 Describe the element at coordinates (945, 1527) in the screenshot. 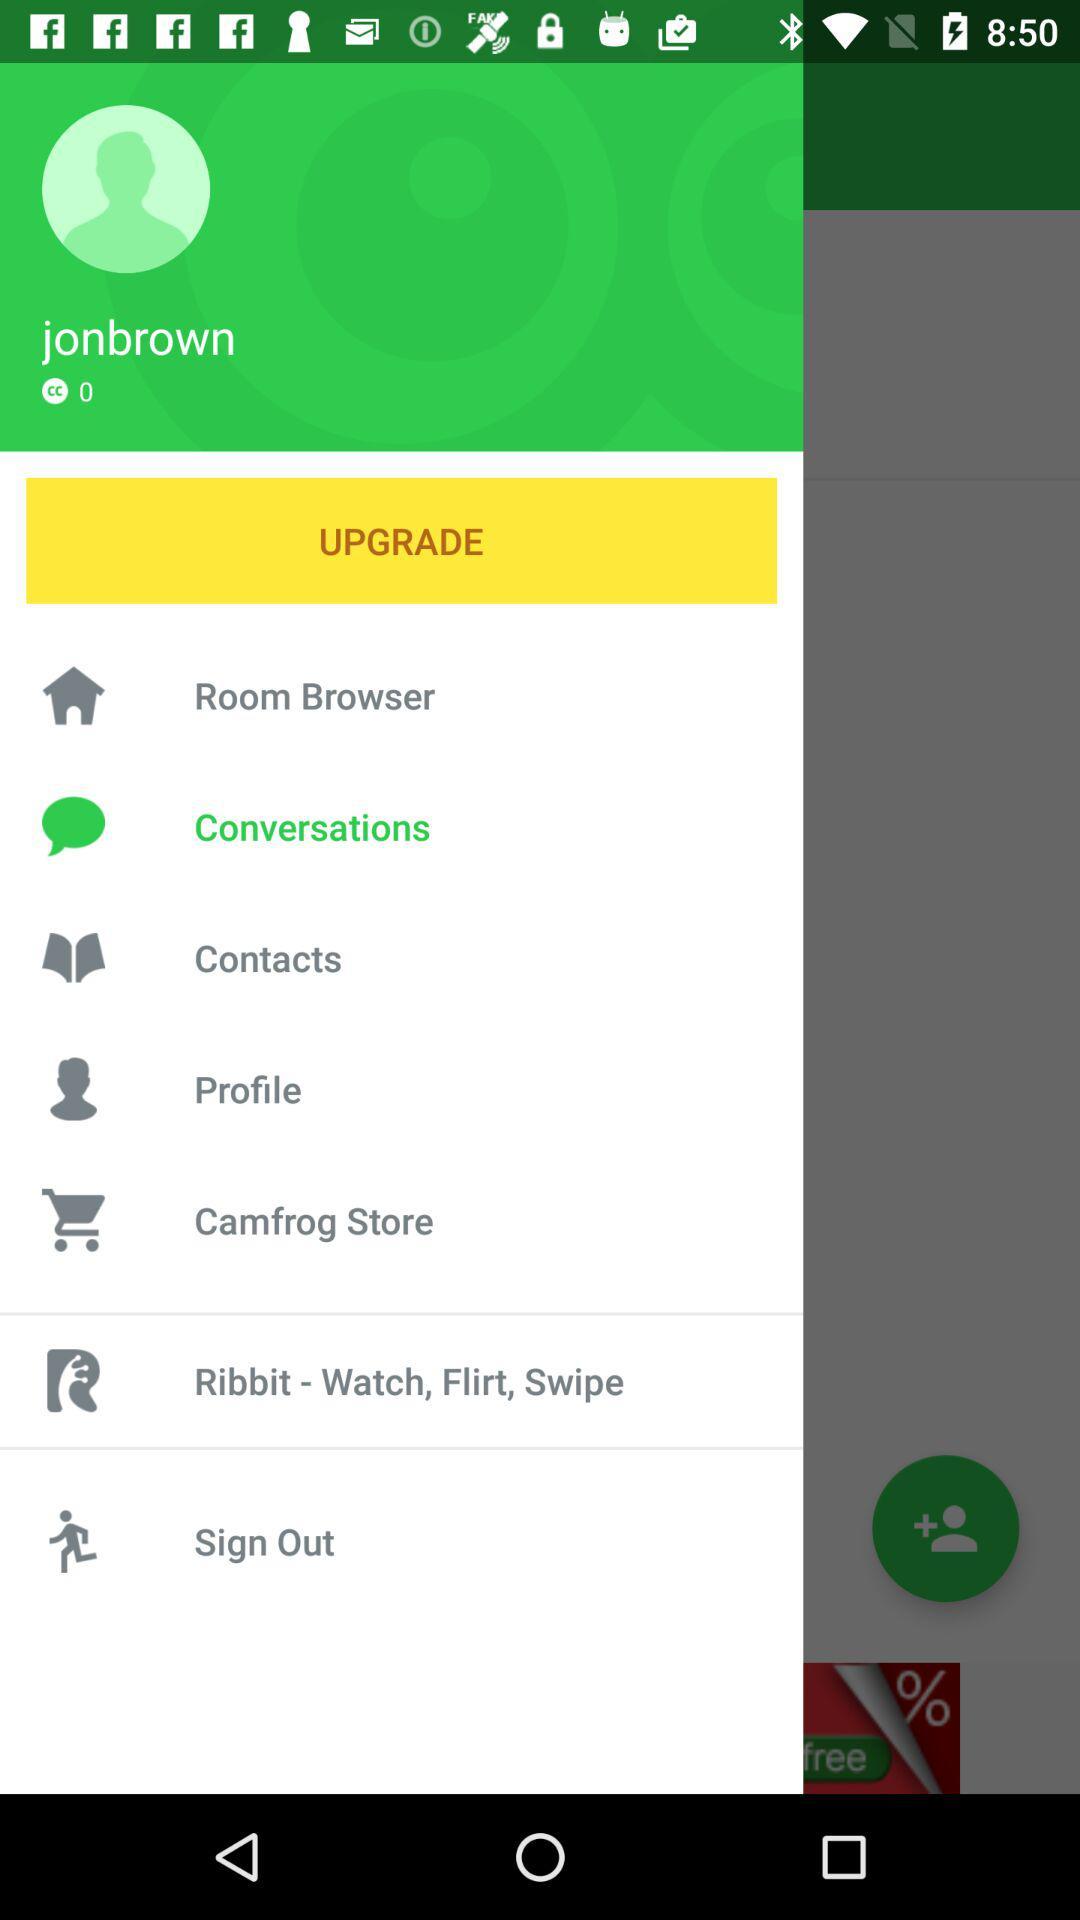

I see `the follow icon` at that location.